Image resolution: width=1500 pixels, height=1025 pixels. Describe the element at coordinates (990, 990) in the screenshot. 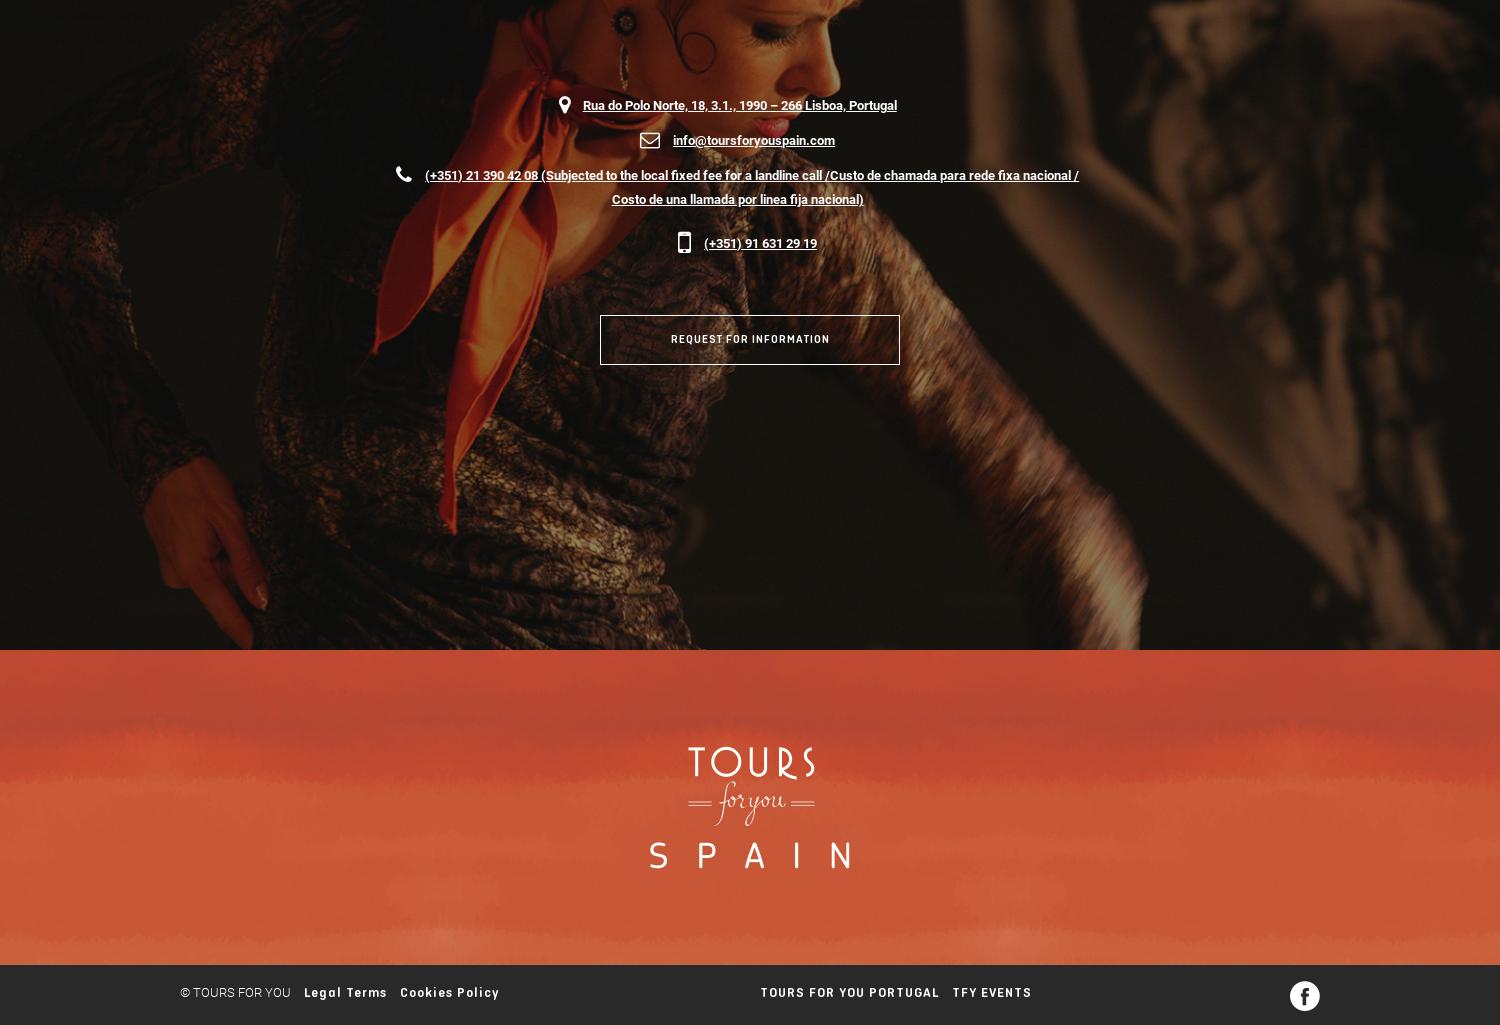

I see `'TFY EVENTS'` at that location.